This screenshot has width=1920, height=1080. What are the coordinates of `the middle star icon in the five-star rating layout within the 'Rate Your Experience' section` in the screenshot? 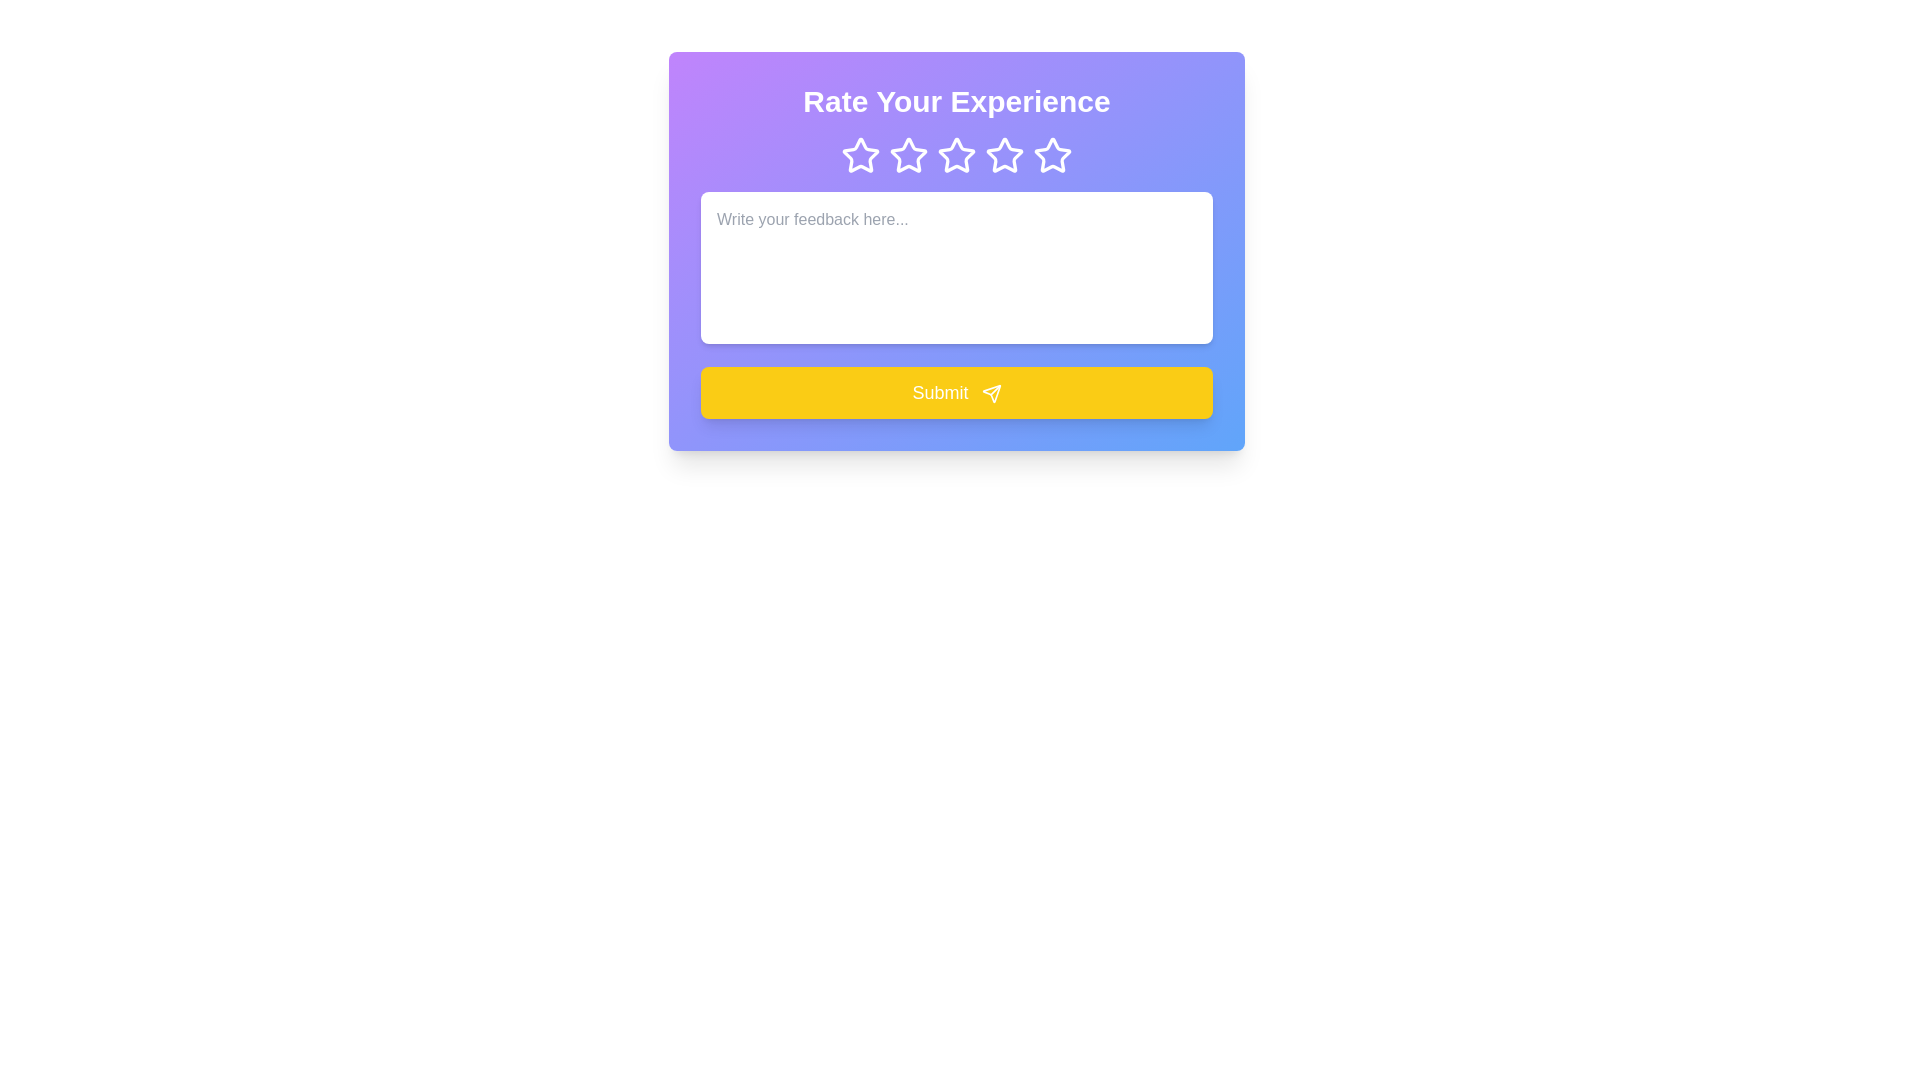 It's located at (955, 154).